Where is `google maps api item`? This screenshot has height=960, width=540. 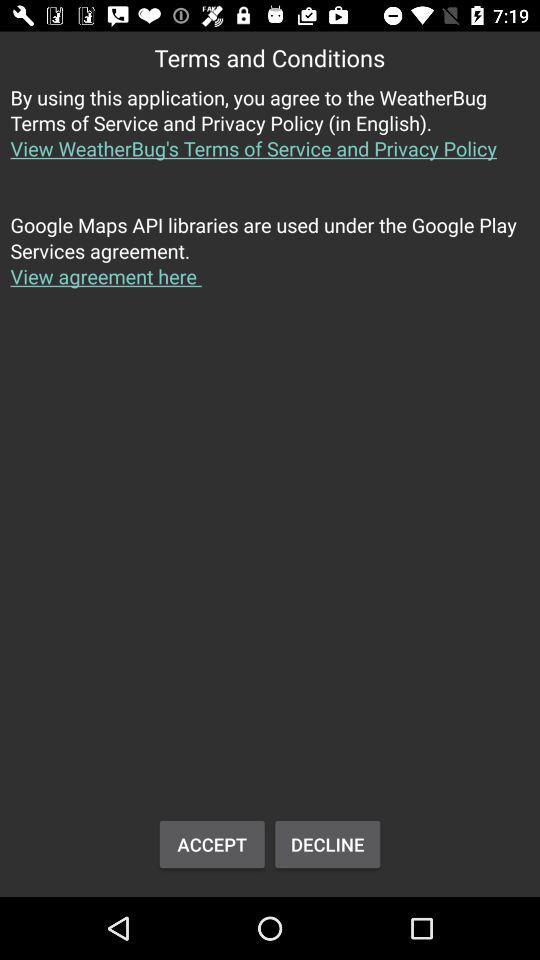 google maps api item is located at coordinates (270, 261).